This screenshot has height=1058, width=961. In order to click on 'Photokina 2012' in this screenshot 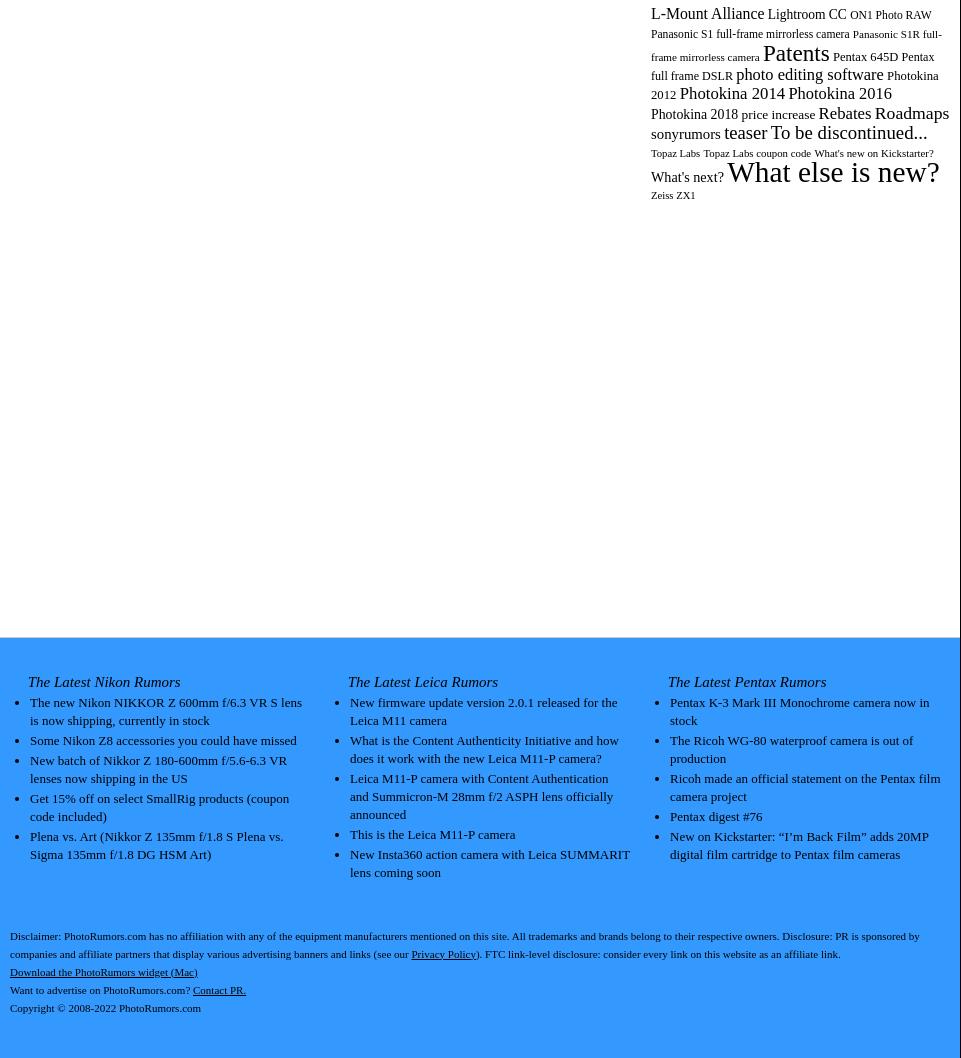, I will do `click(793, 84)`.